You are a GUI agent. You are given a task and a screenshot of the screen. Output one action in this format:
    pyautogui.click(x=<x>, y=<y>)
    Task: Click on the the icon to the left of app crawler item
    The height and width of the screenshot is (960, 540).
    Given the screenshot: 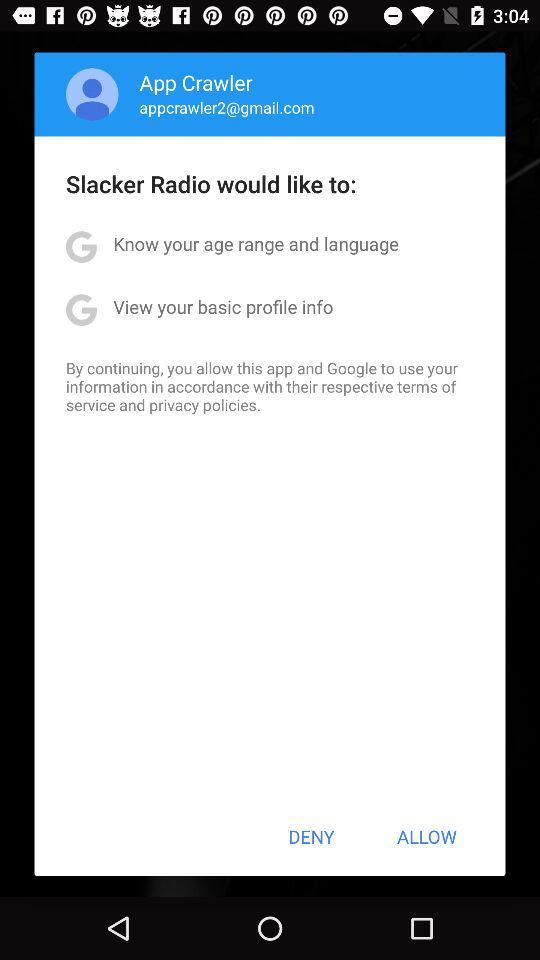 What is the action you would take?
    pyautogui.click(x=91, y=94)
    